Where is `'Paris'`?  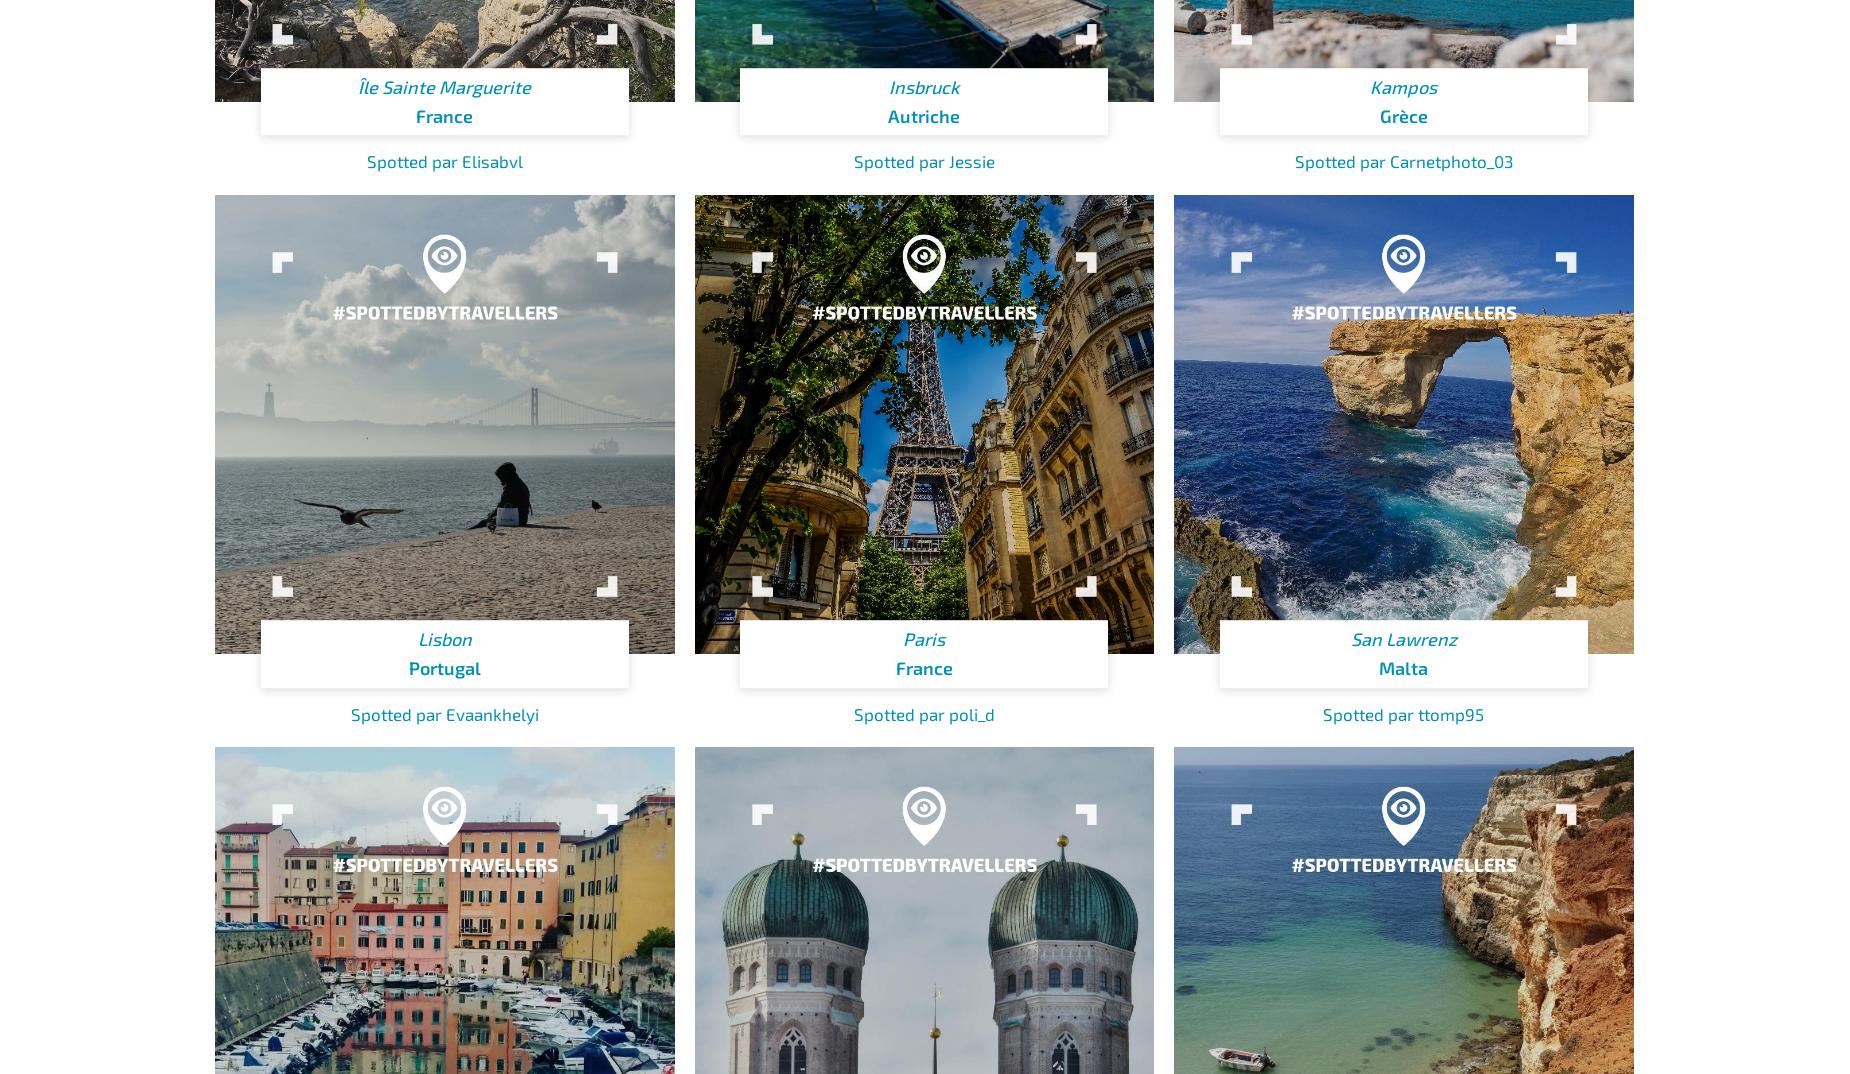 'Paris' is located at coordinates (902, 639).